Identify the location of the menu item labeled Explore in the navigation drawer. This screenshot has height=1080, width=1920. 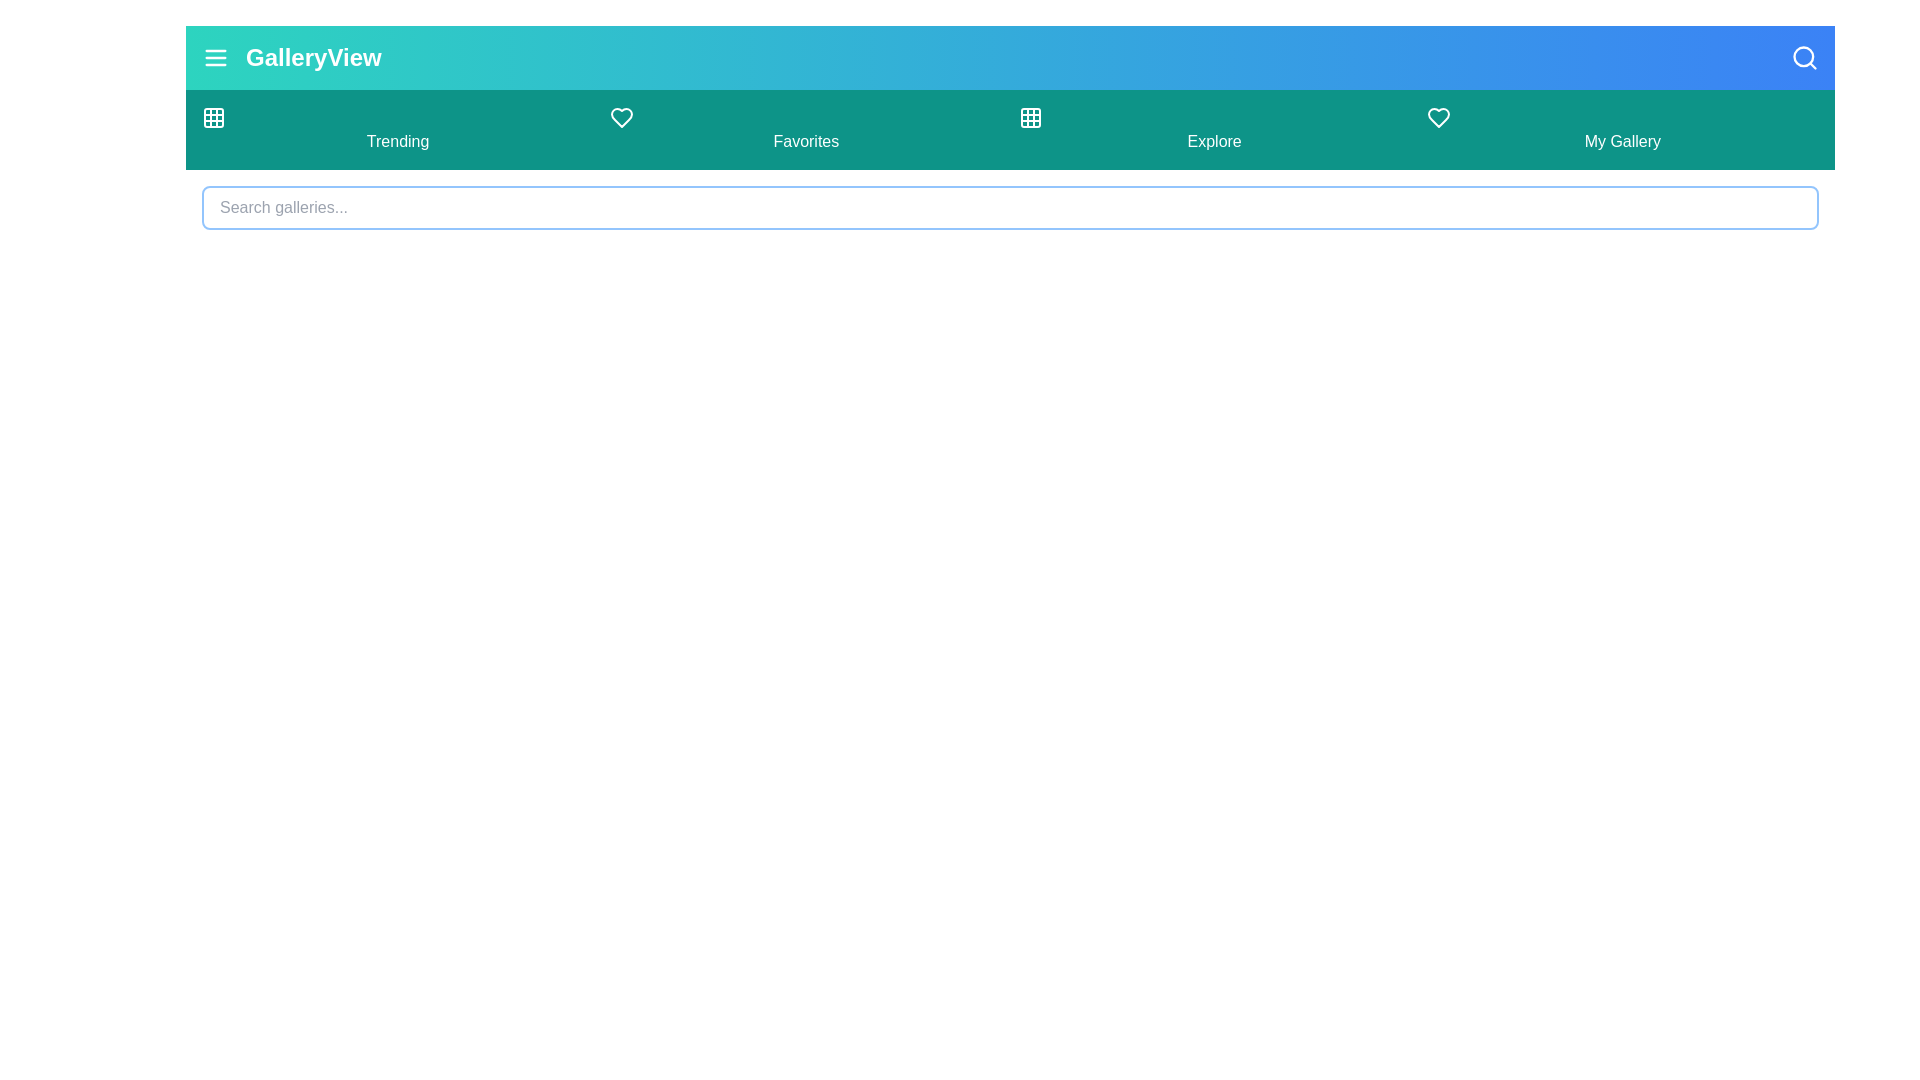
(1213, 130).